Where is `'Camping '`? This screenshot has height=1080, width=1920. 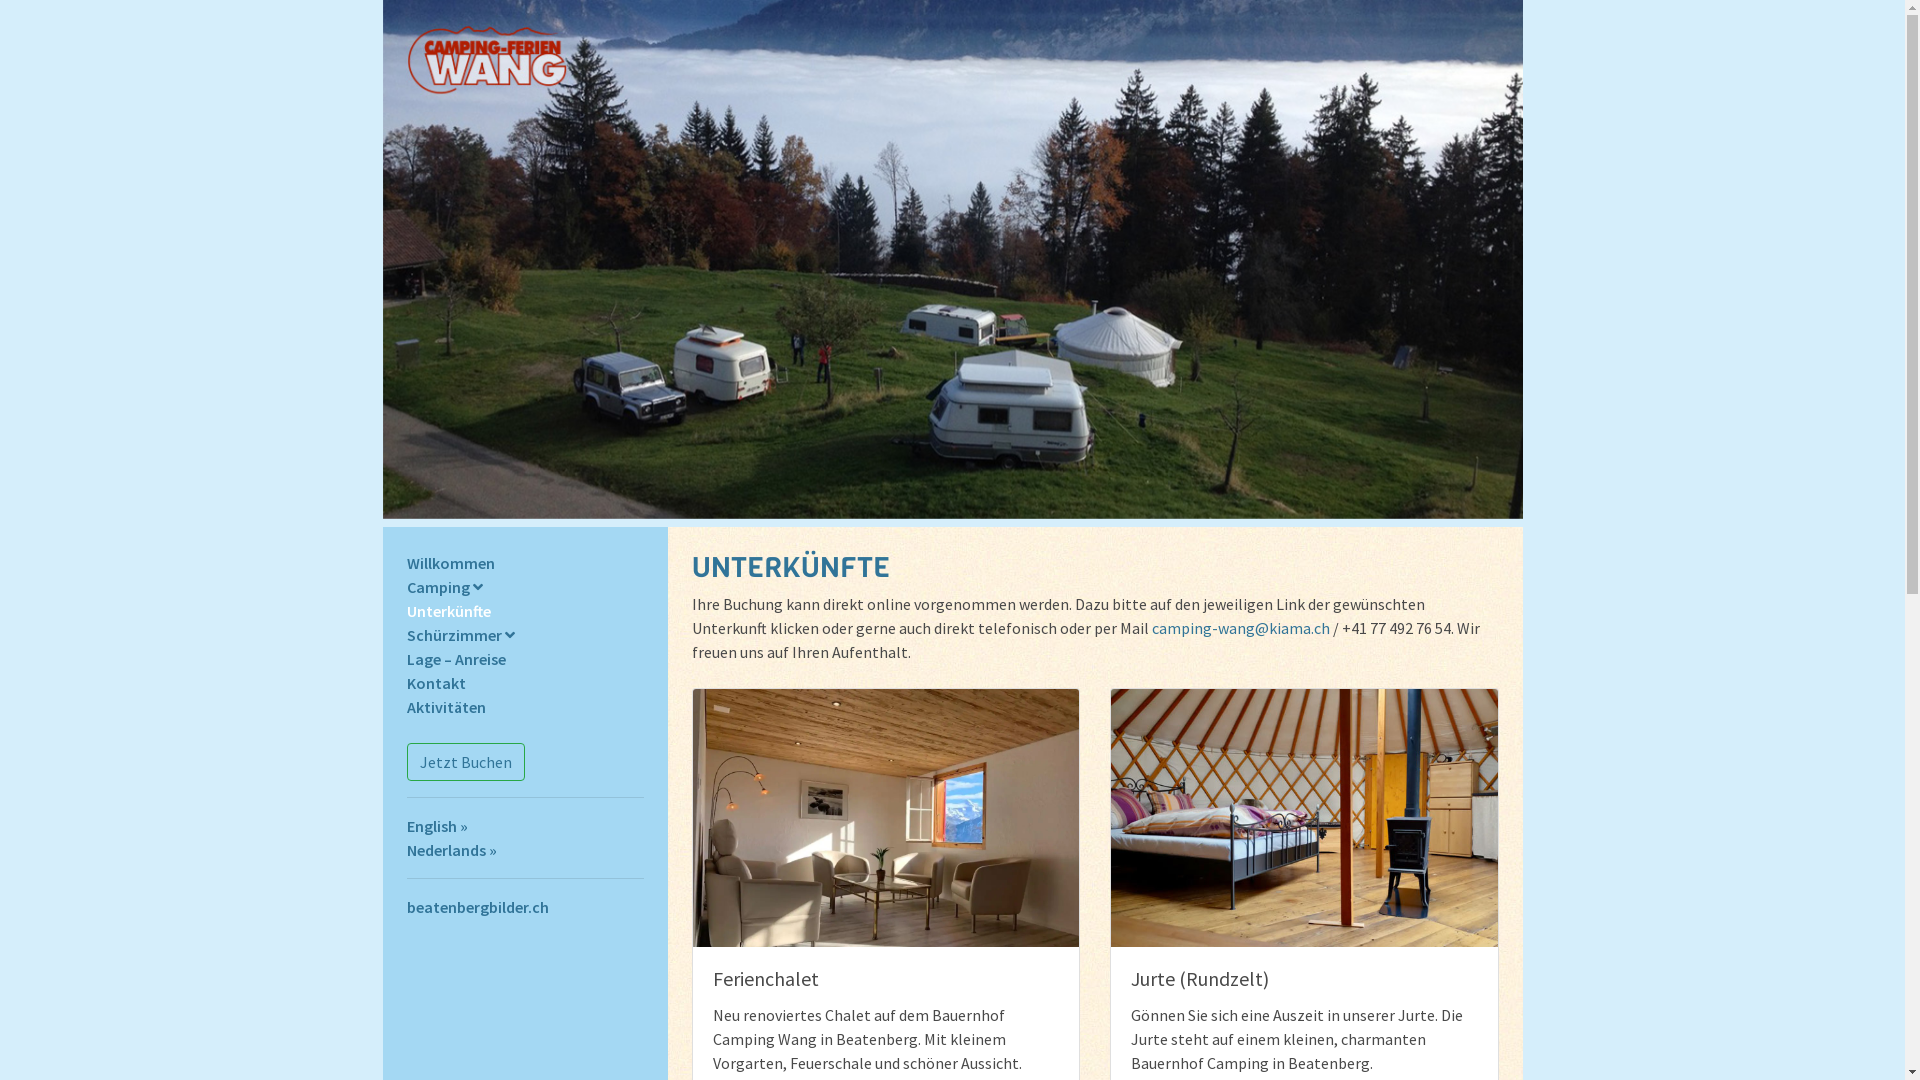 'Camping ' is located at coordinates (443, 585).